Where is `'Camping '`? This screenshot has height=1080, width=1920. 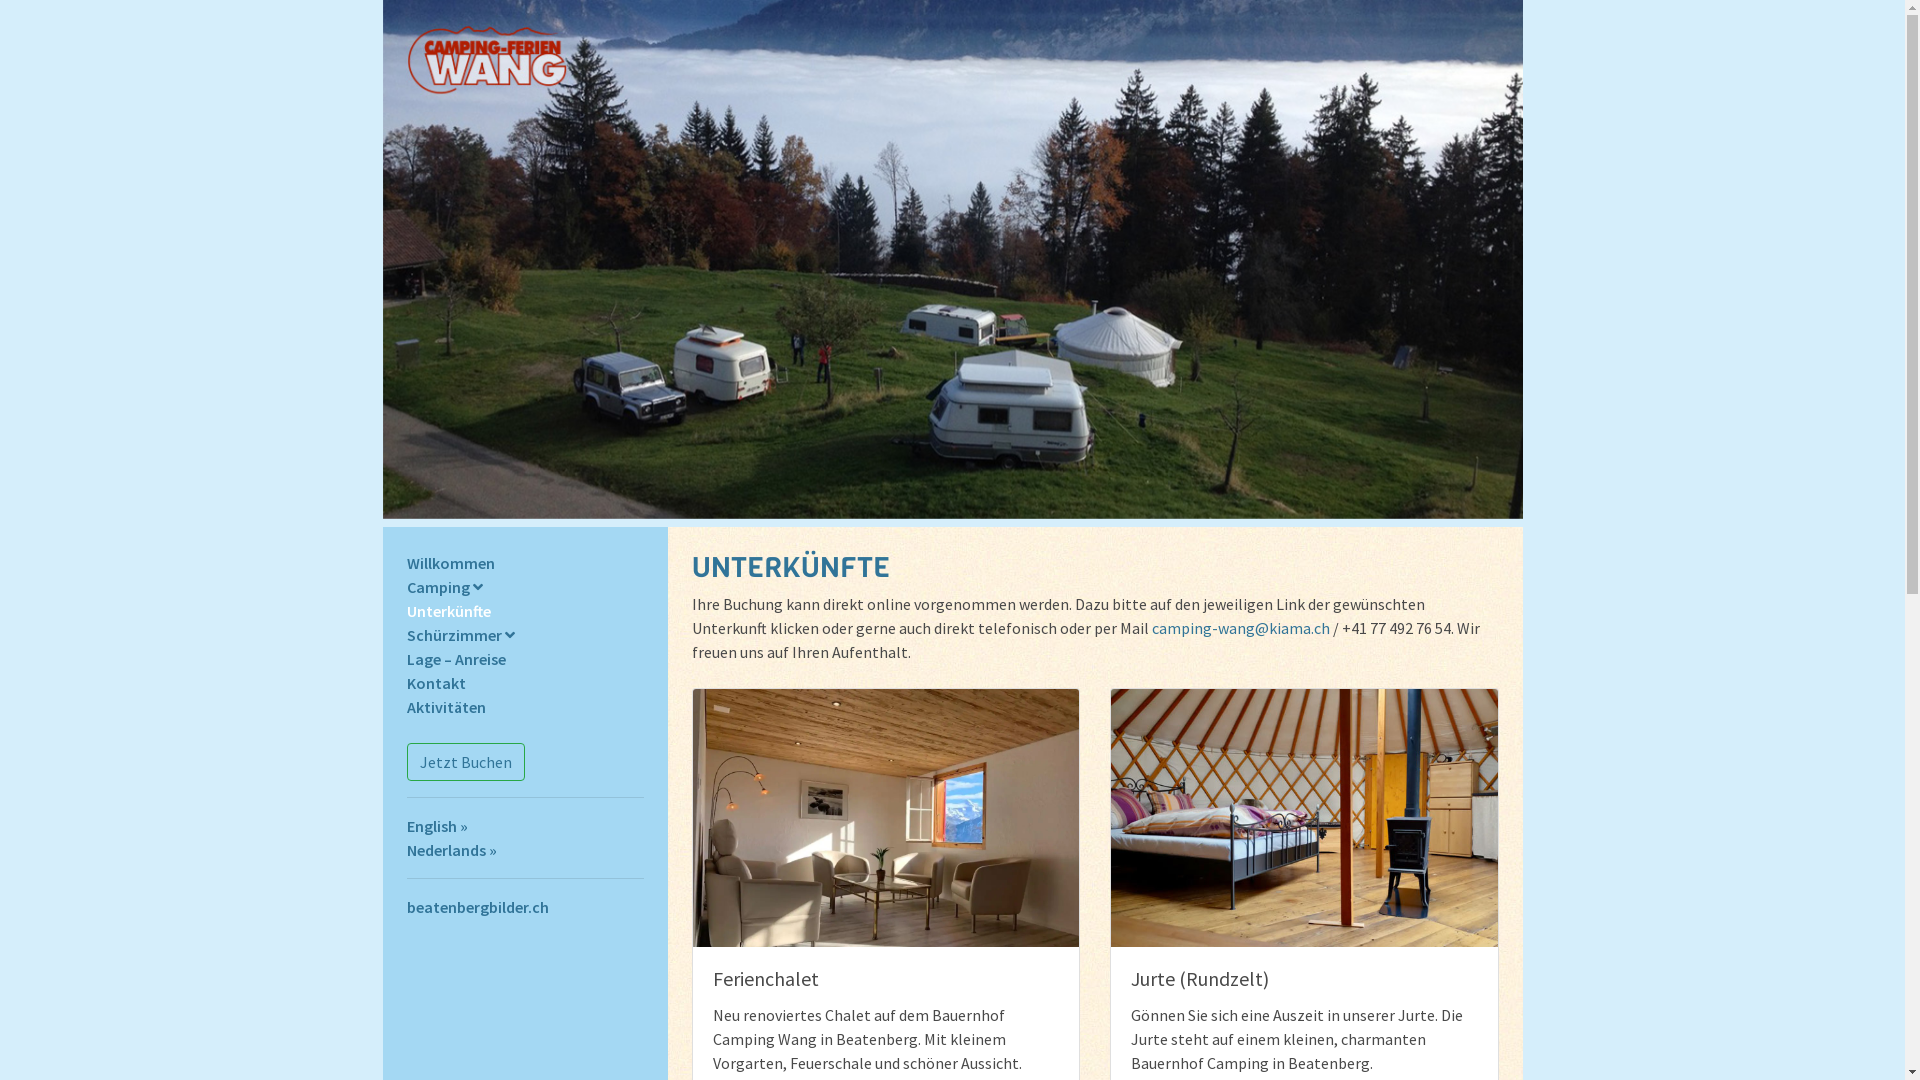 'Camping ' is located at coordinates (443, 585).